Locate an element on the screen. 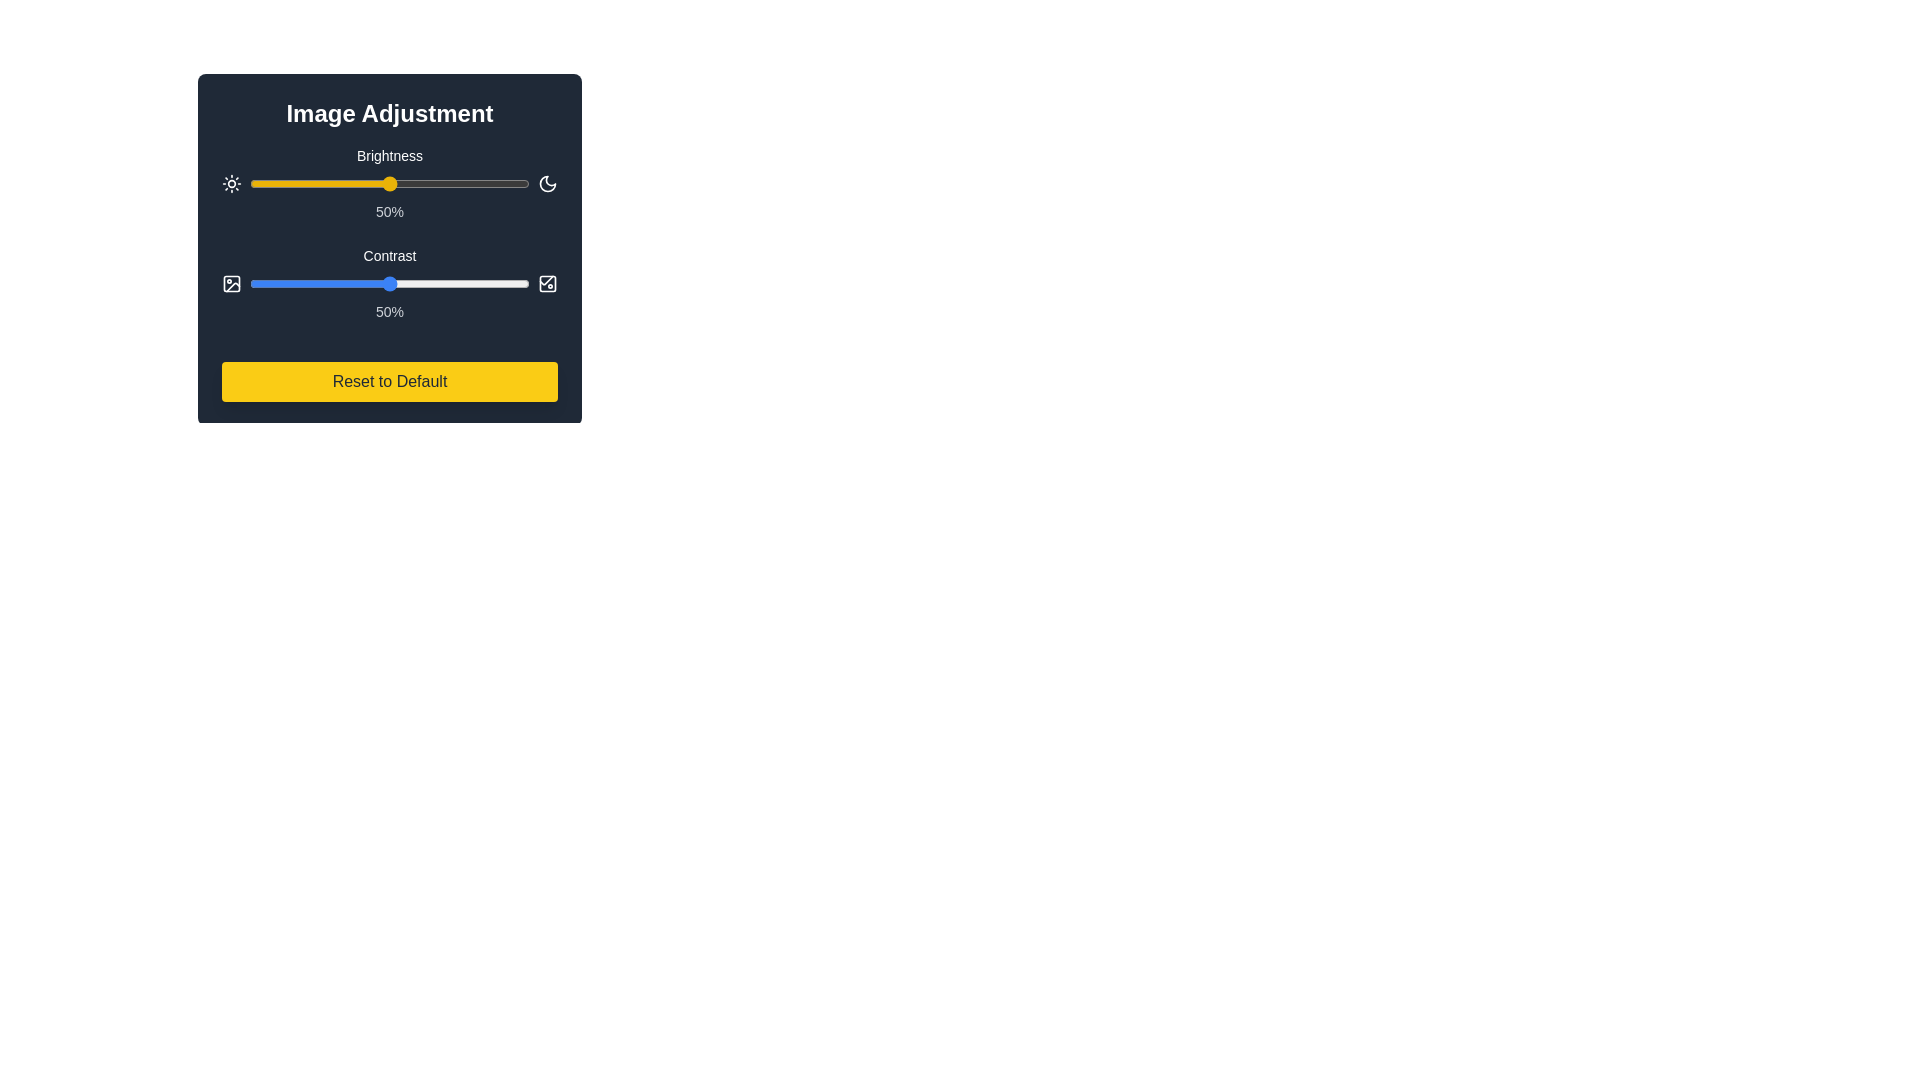 This screenshot has width=1920, height=1080. the contrast level is located at coordinates (347, 284).